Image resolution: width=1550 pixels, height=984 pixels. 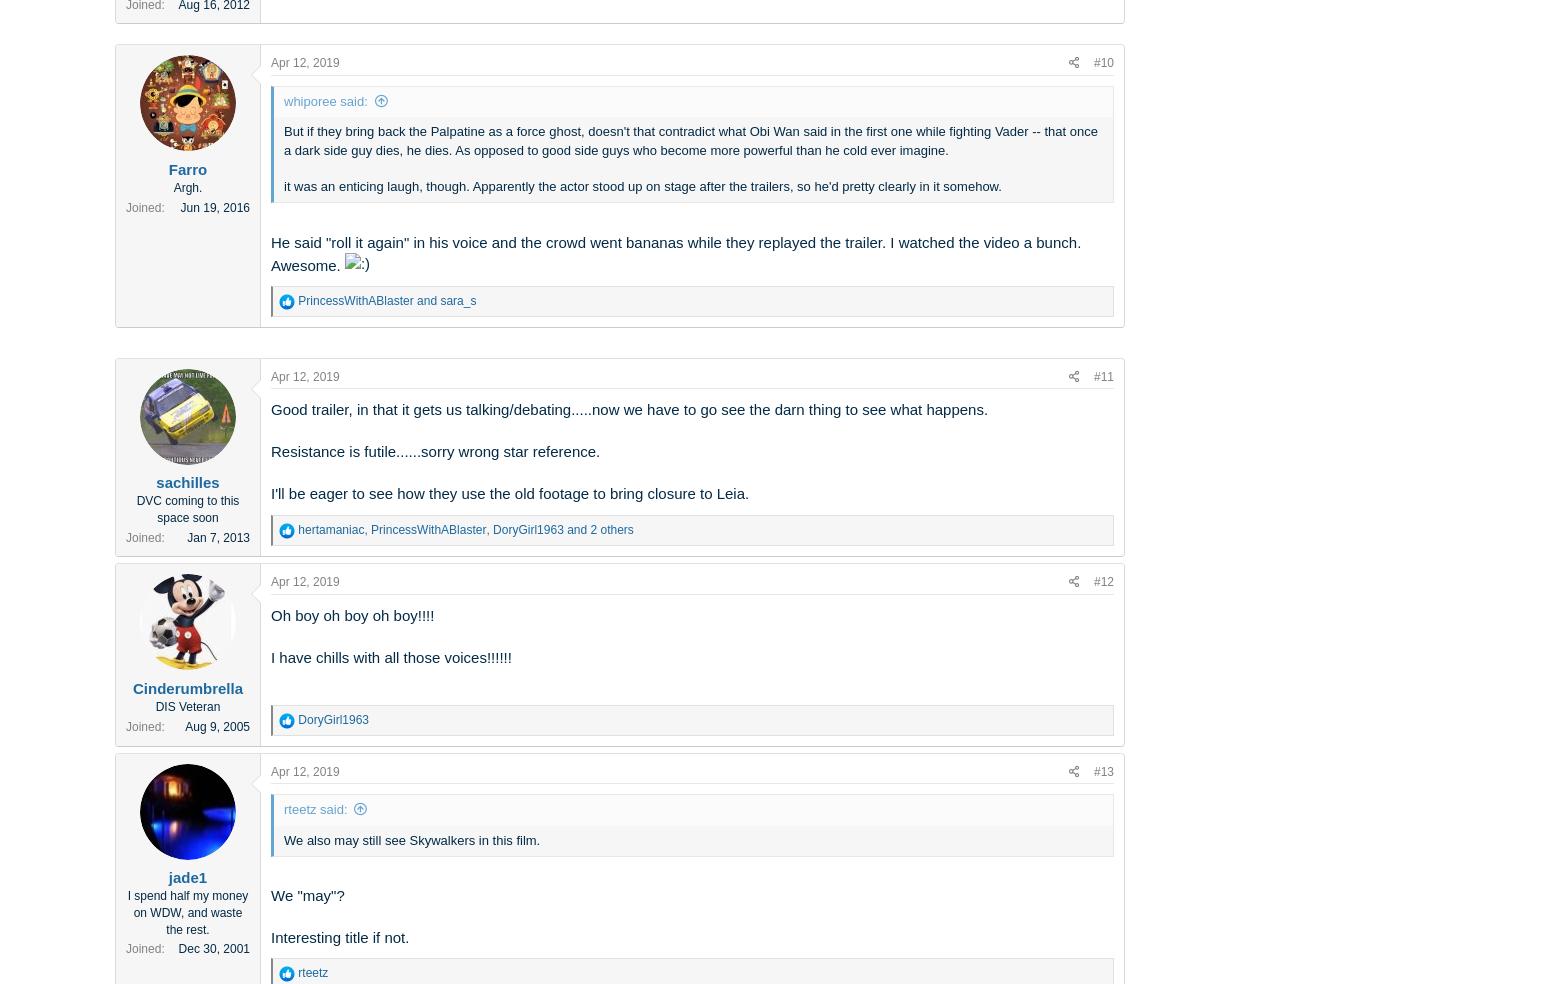 I want to click on 'Argh.', so click(x=186, y=186).